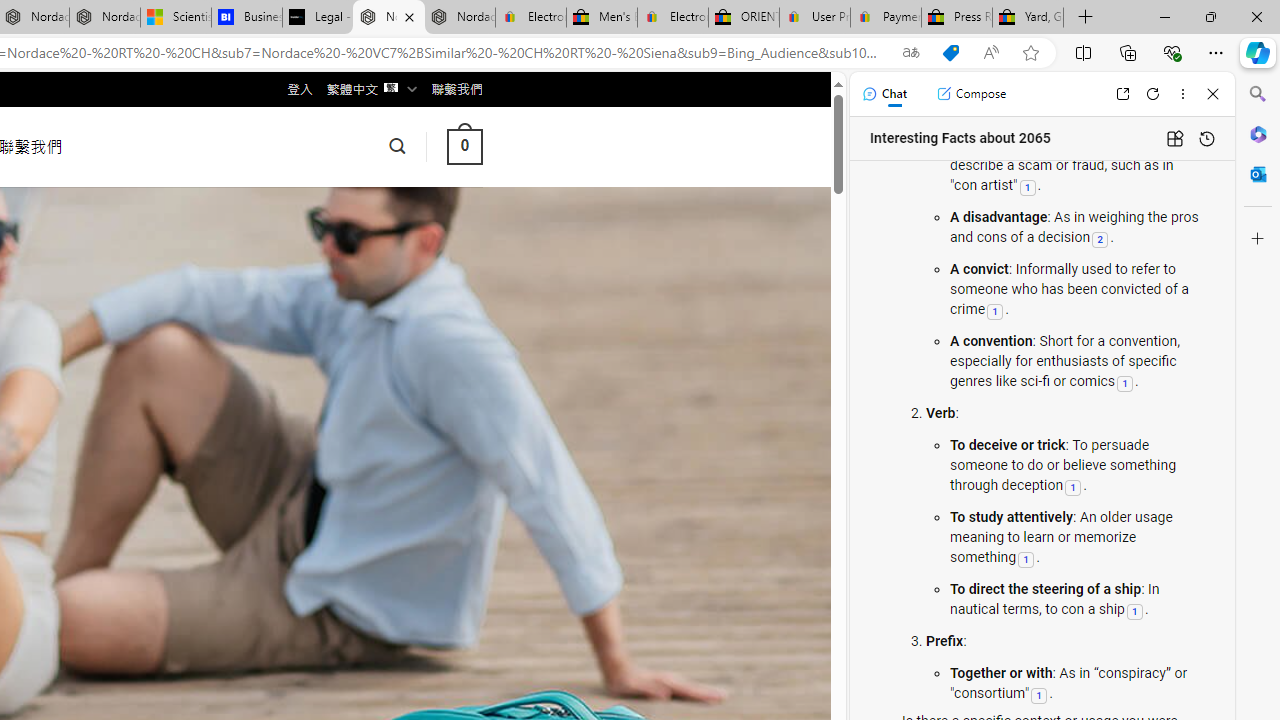 This screenshot has width=1280, height=720. What do you see at coordinates (463, 145) in the screenshot?
I see `' 0 '` at bounding box center [463, 145].